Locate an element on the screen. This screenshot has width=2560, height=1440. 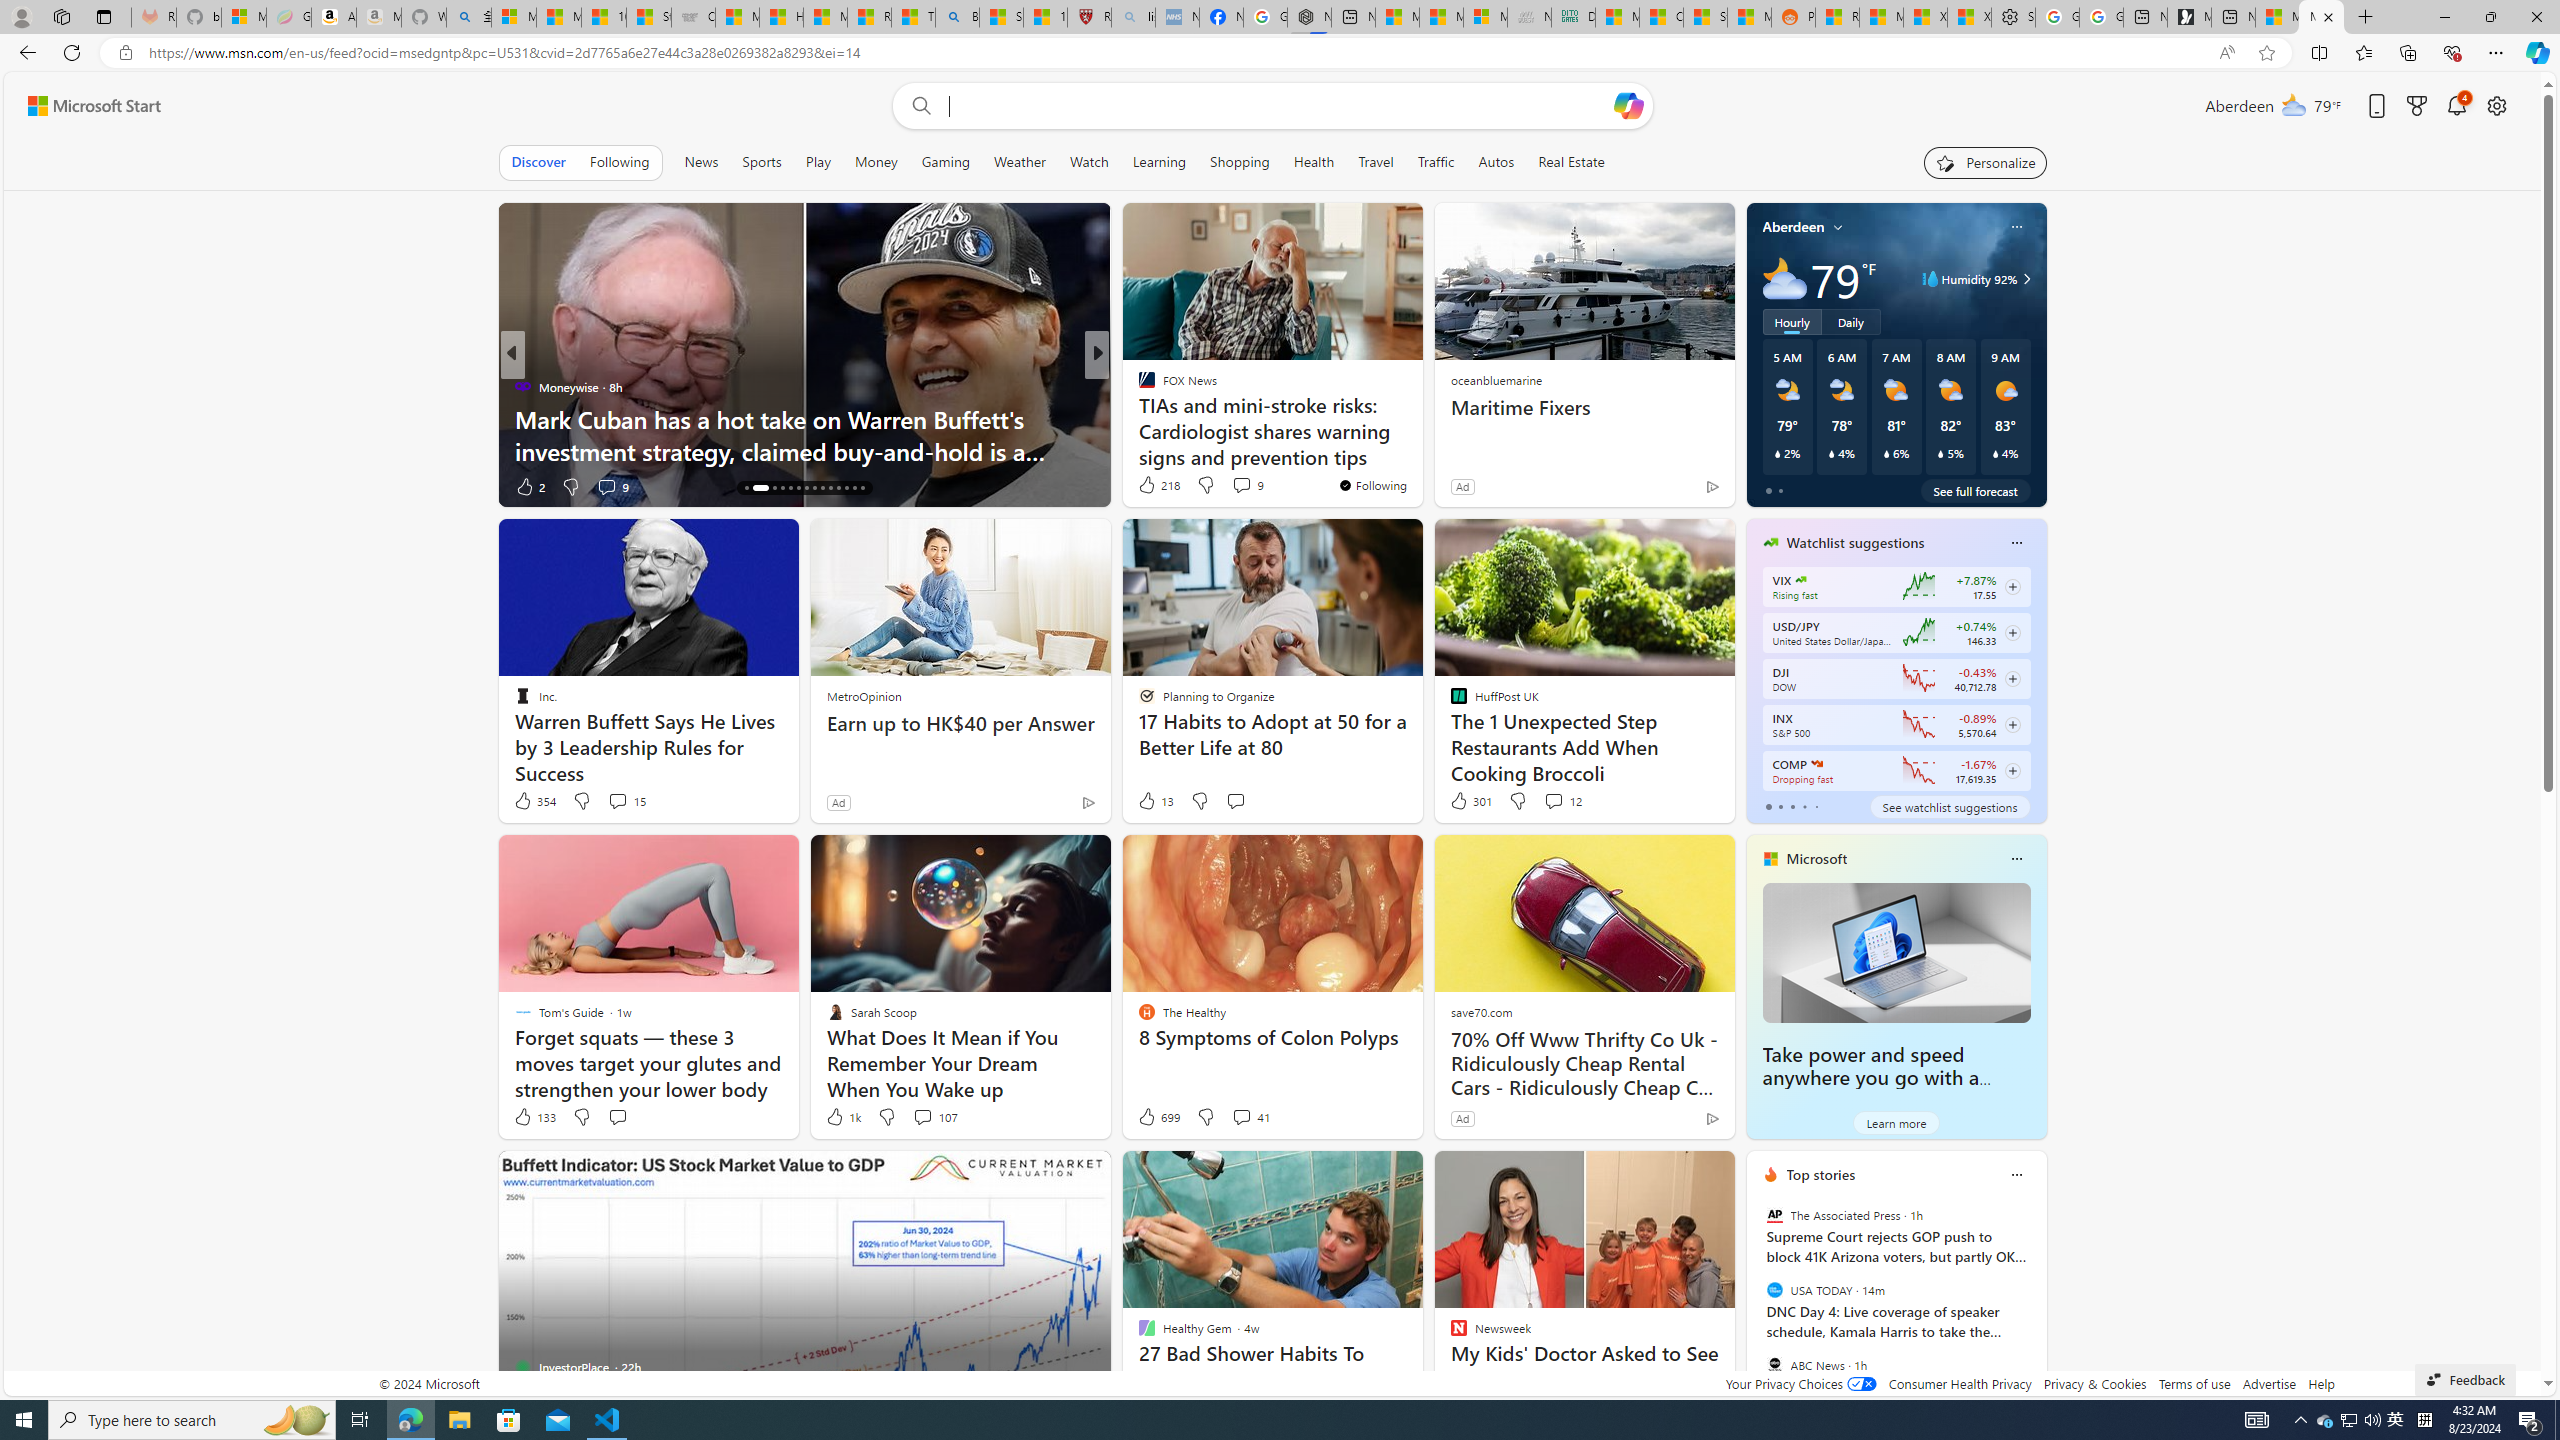
'Microsoft Is Bringing Recall Back to Windows 11' is located at coordinates (1418, 449).